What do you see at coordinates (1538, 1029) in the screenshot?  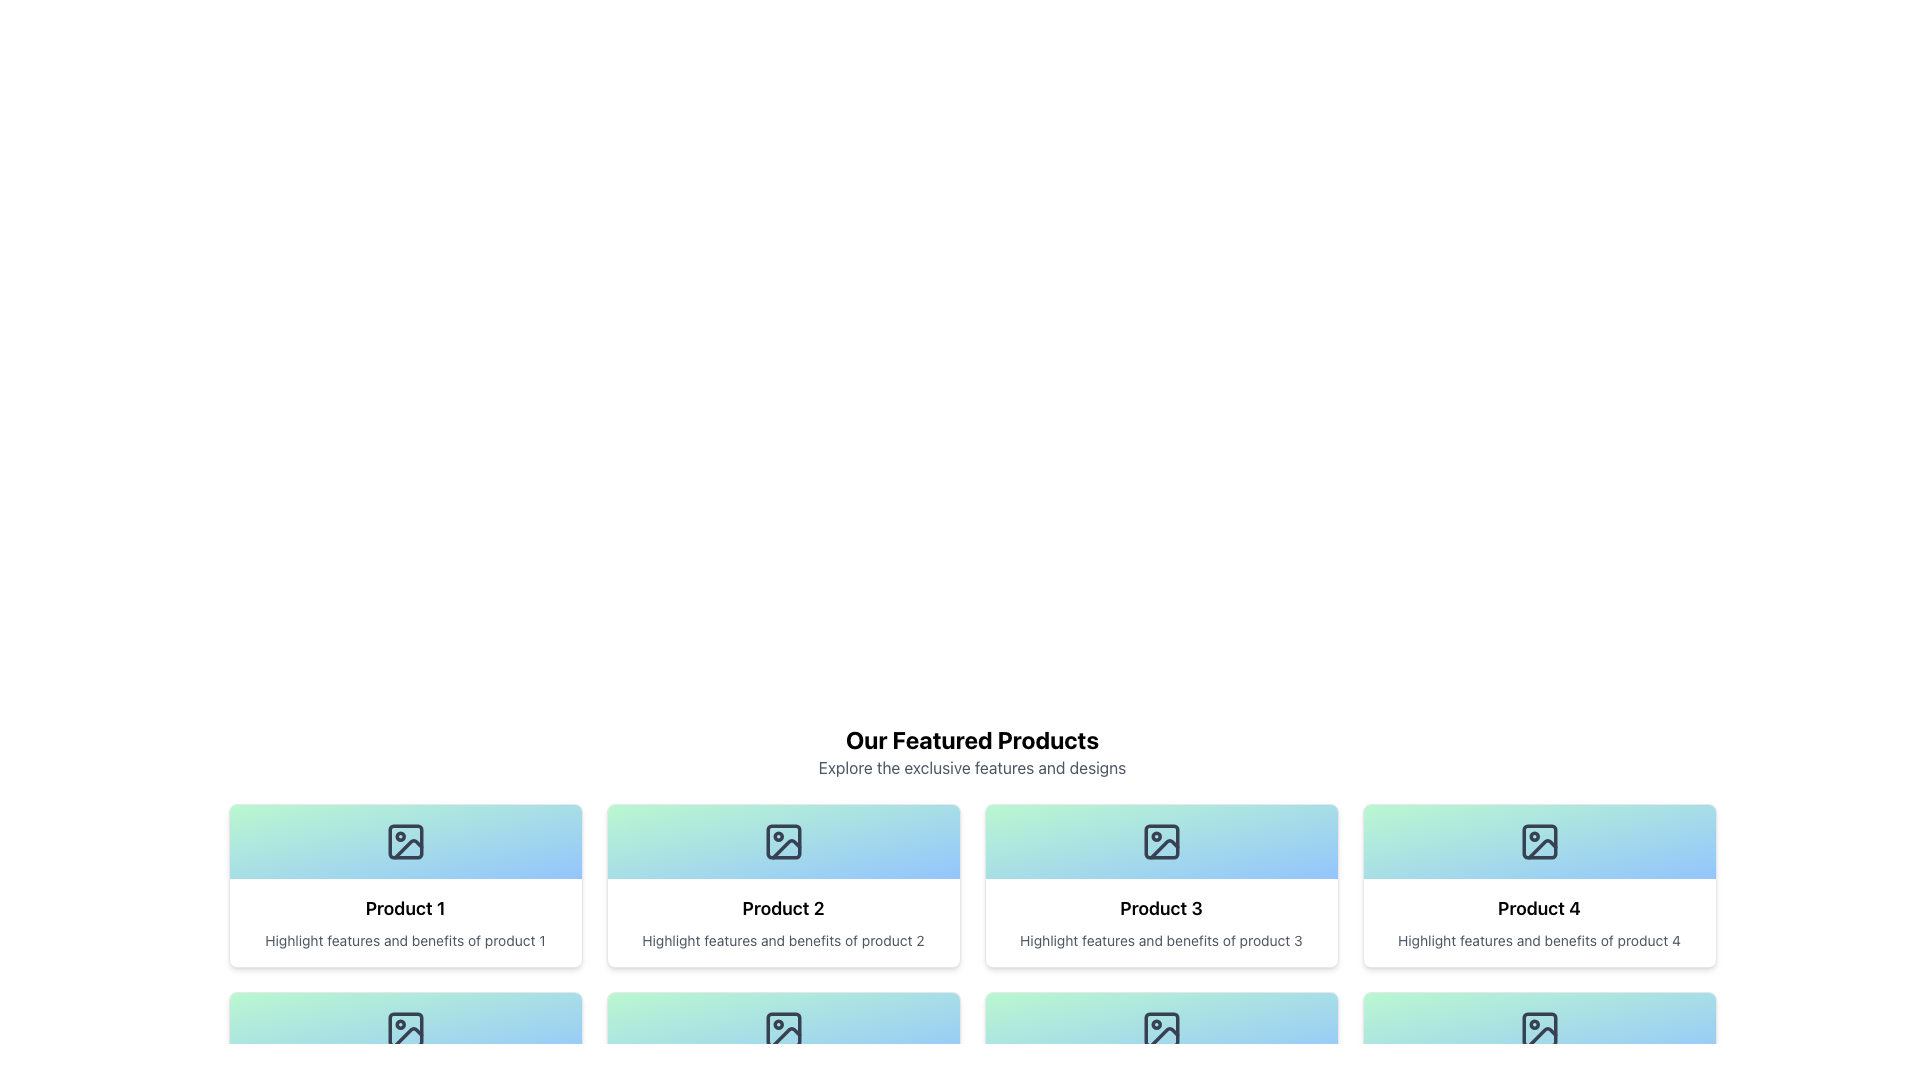 I see `the Icon element resembling an image representation, which is styled in gray within a square outline, located on the lower right product card above the product title` at bounding box center [1538, 1029].